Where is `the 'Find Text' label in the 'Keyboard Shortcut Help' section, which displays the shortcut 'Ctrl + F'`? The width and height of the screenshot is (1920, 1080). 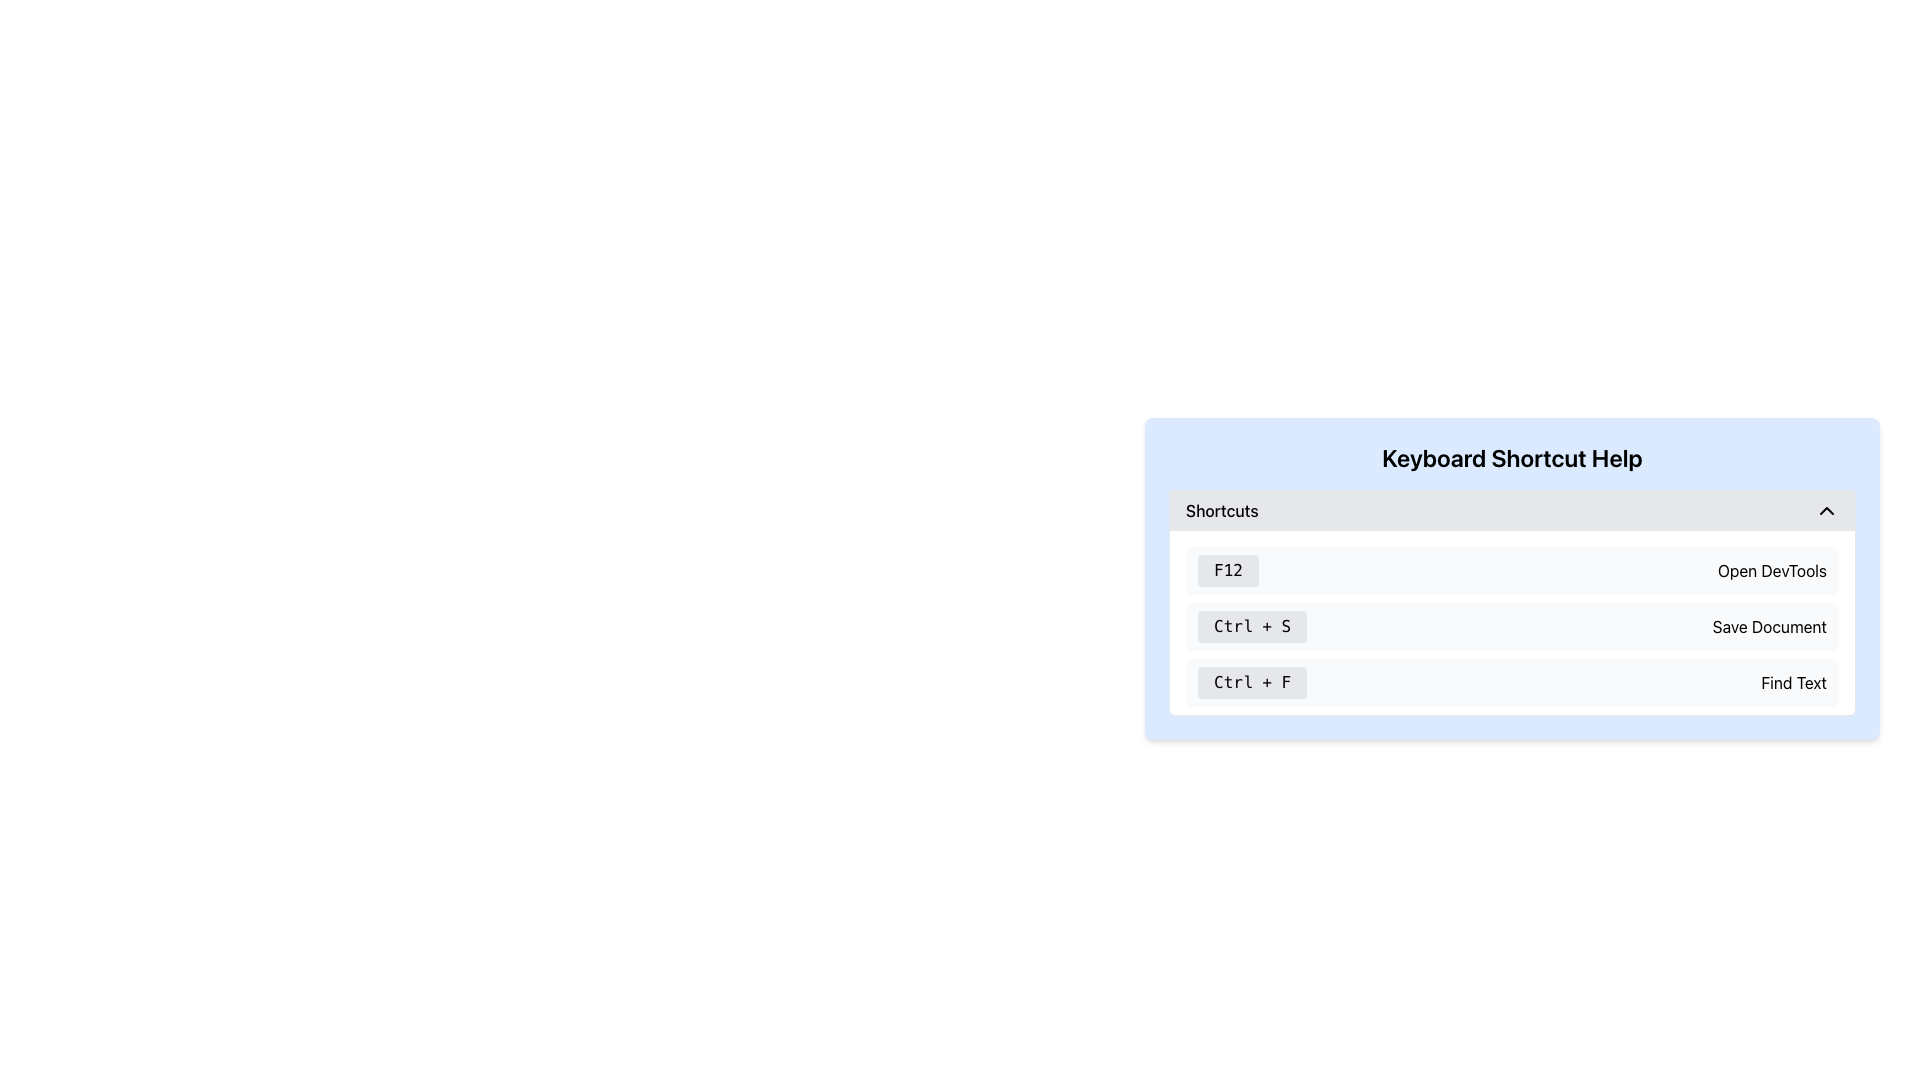
the 'Find Text' label in the 'Keyboard Shortcut Help' section, which displays the shortcut 'Ctrl + F' is located at coordinates (1794, 681).